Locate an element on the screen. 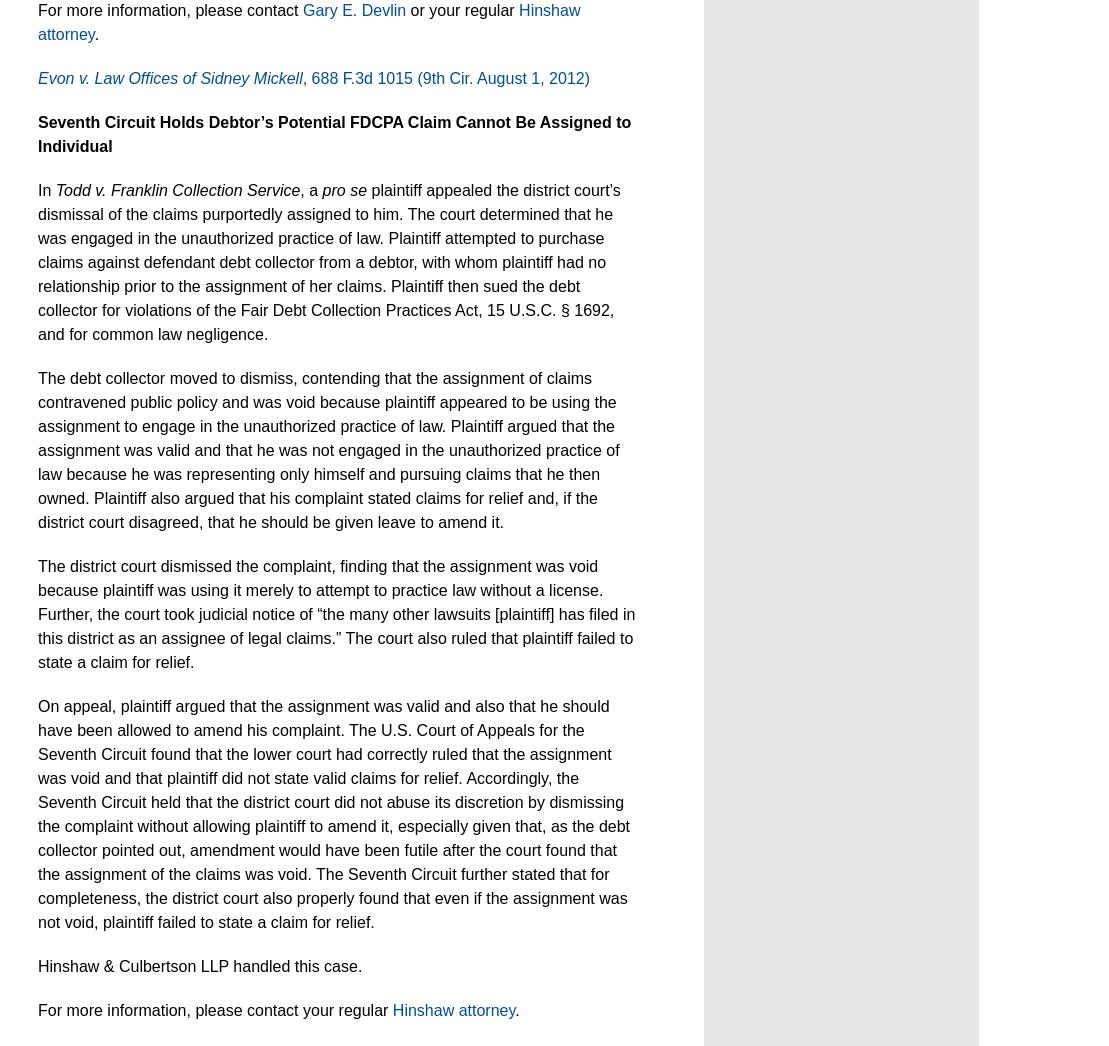 This screenshot has width=1109, height=1046. 'Hinshaw & Culbertson LLP handled this case.' is located at coordinates (38, 965).